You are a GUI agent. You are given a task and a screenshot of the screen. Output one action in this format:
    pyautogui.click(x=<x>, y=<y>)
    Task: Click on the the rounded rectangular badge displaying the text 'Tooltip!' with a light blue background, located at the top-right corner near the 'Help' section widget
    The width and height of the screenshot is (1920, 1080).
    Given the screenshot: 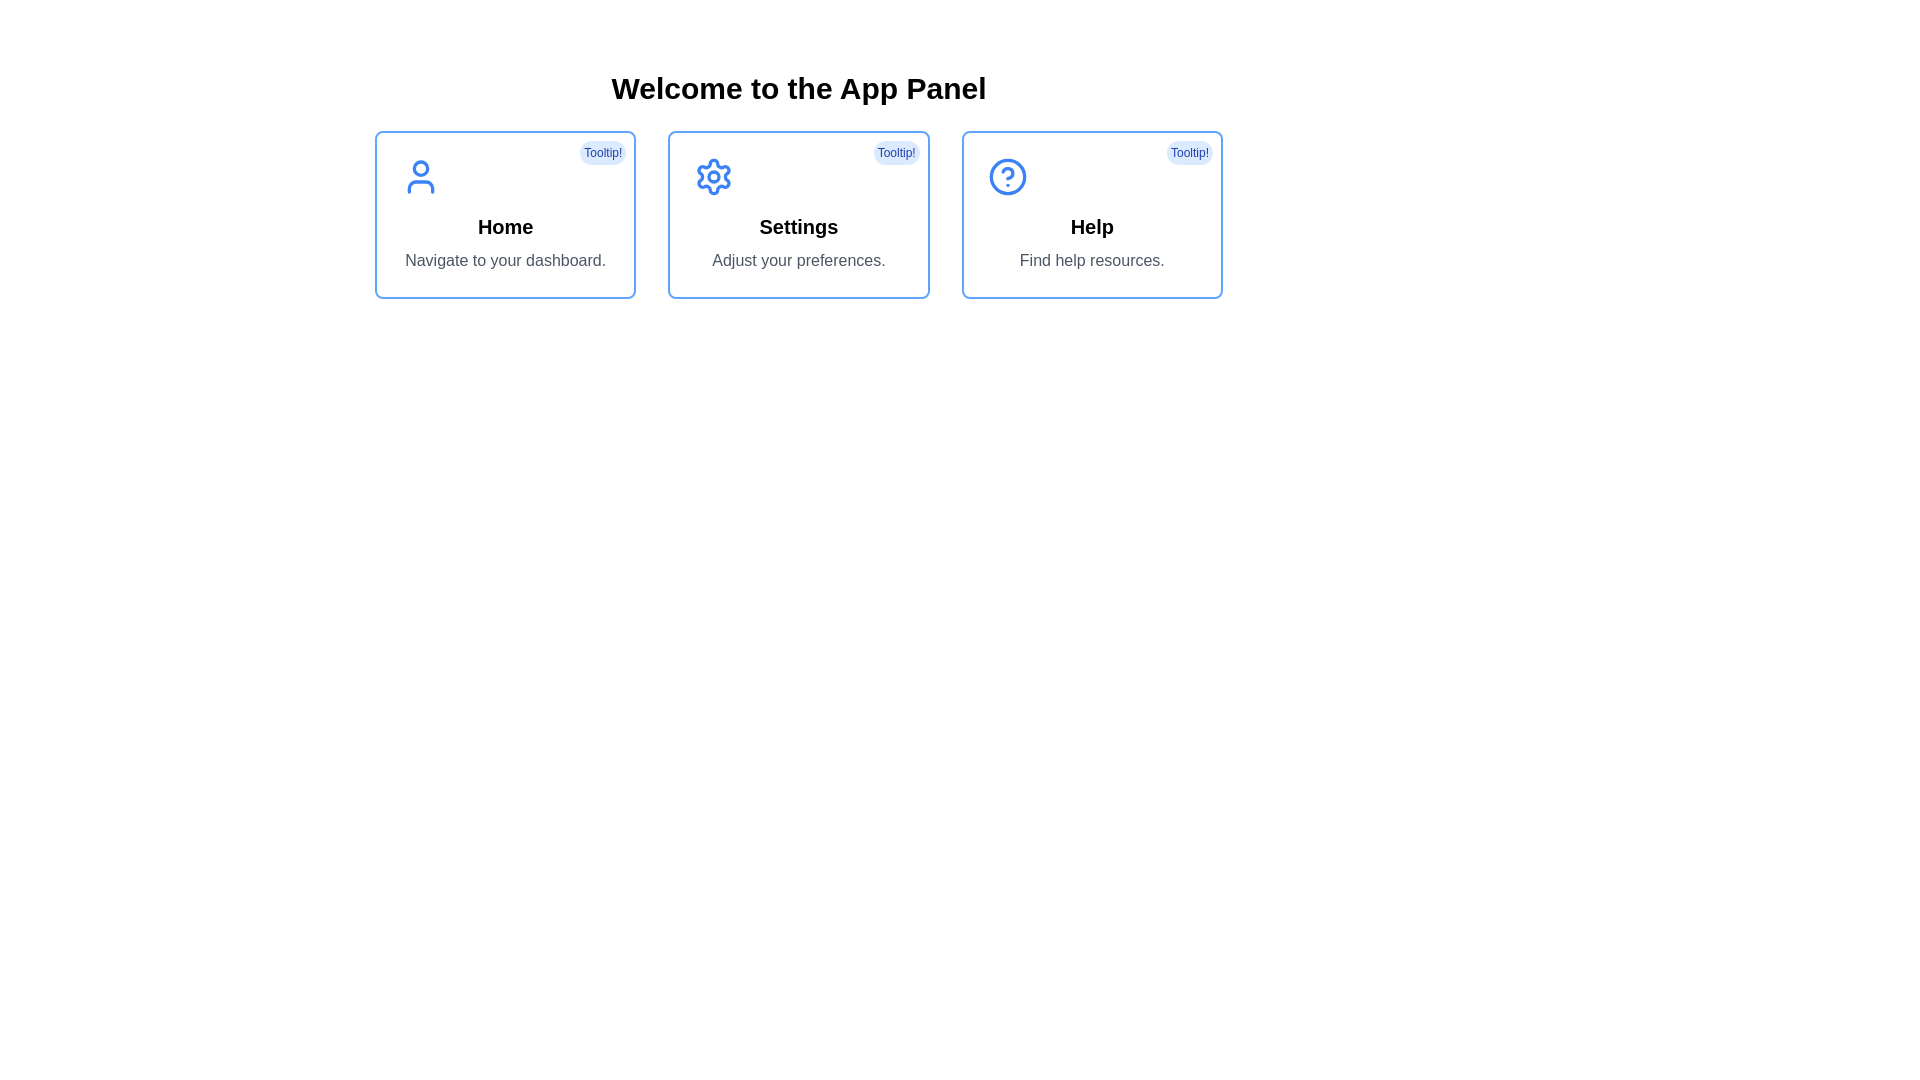 What is the action you would take?
    pyautogui.click(x=1190, y=152)
    